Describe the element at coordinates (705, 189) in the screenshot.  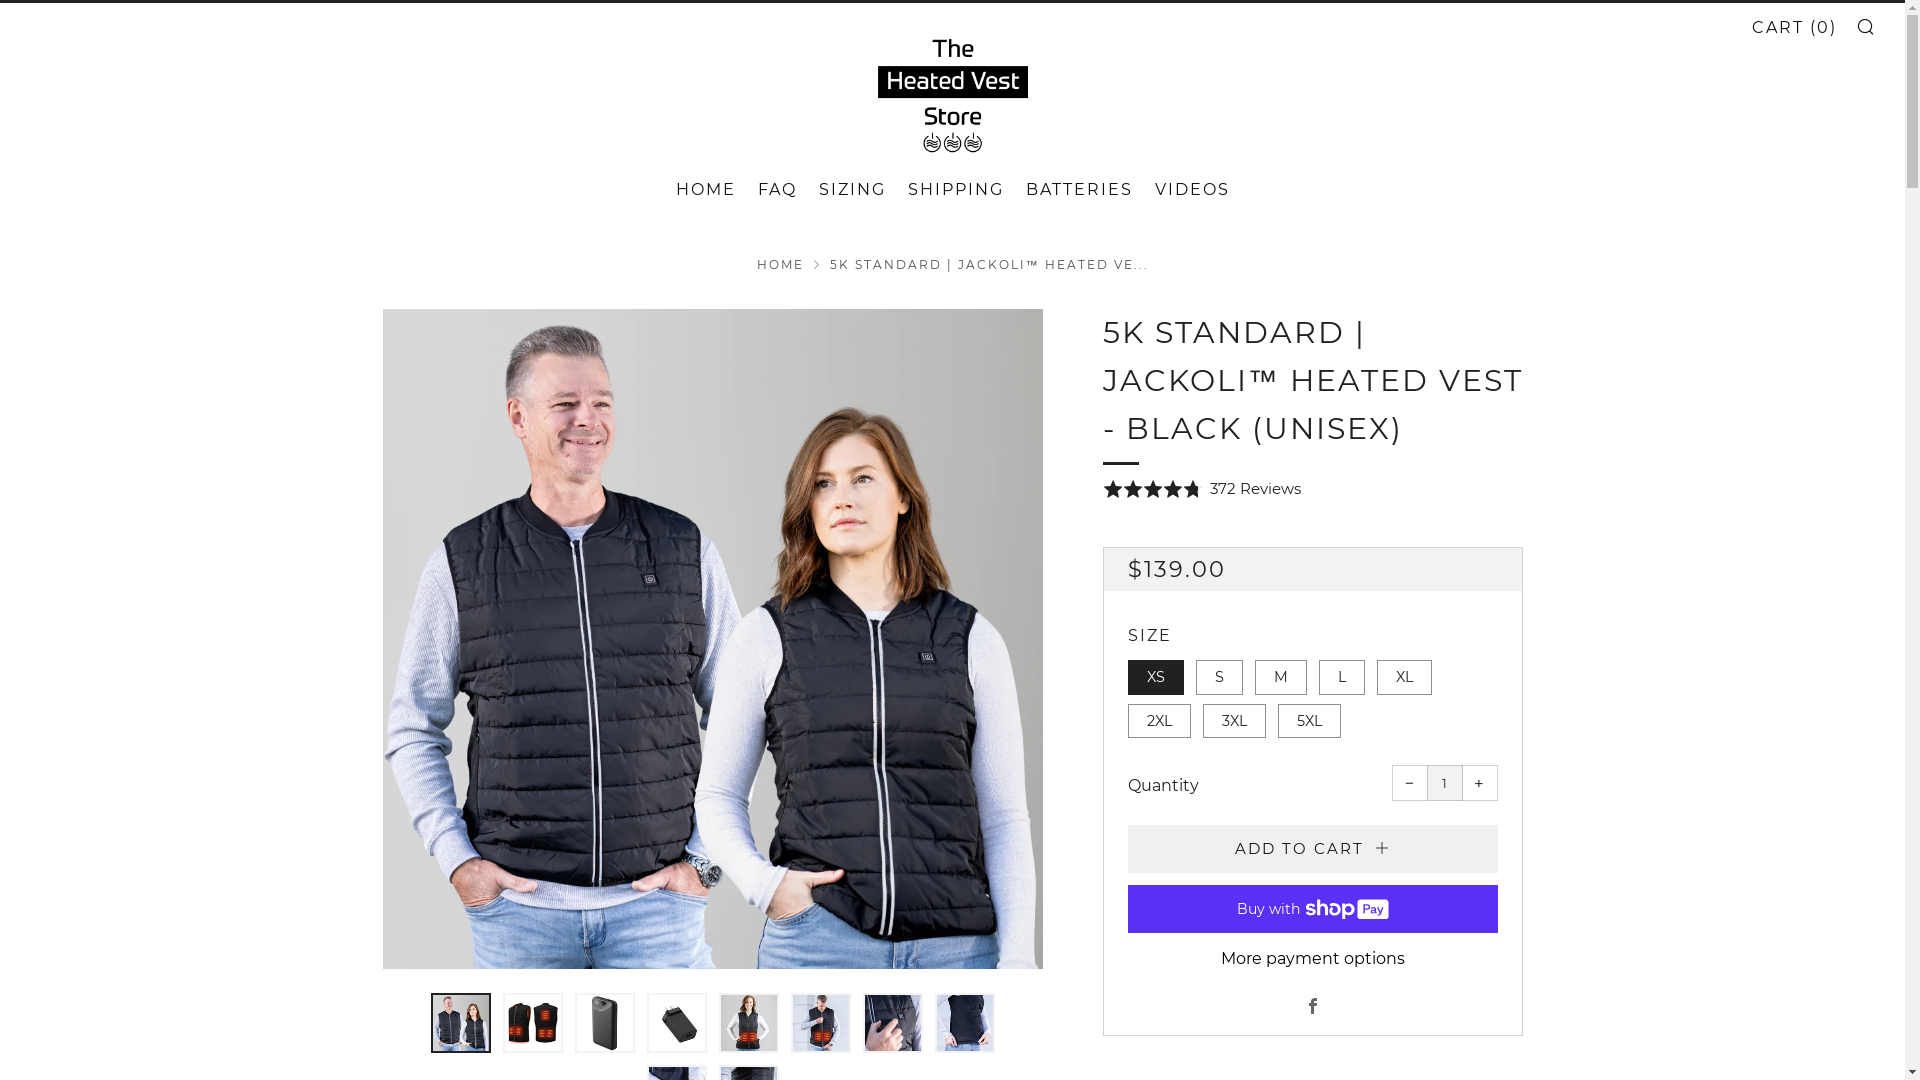
I see `'HOME'` at that location.